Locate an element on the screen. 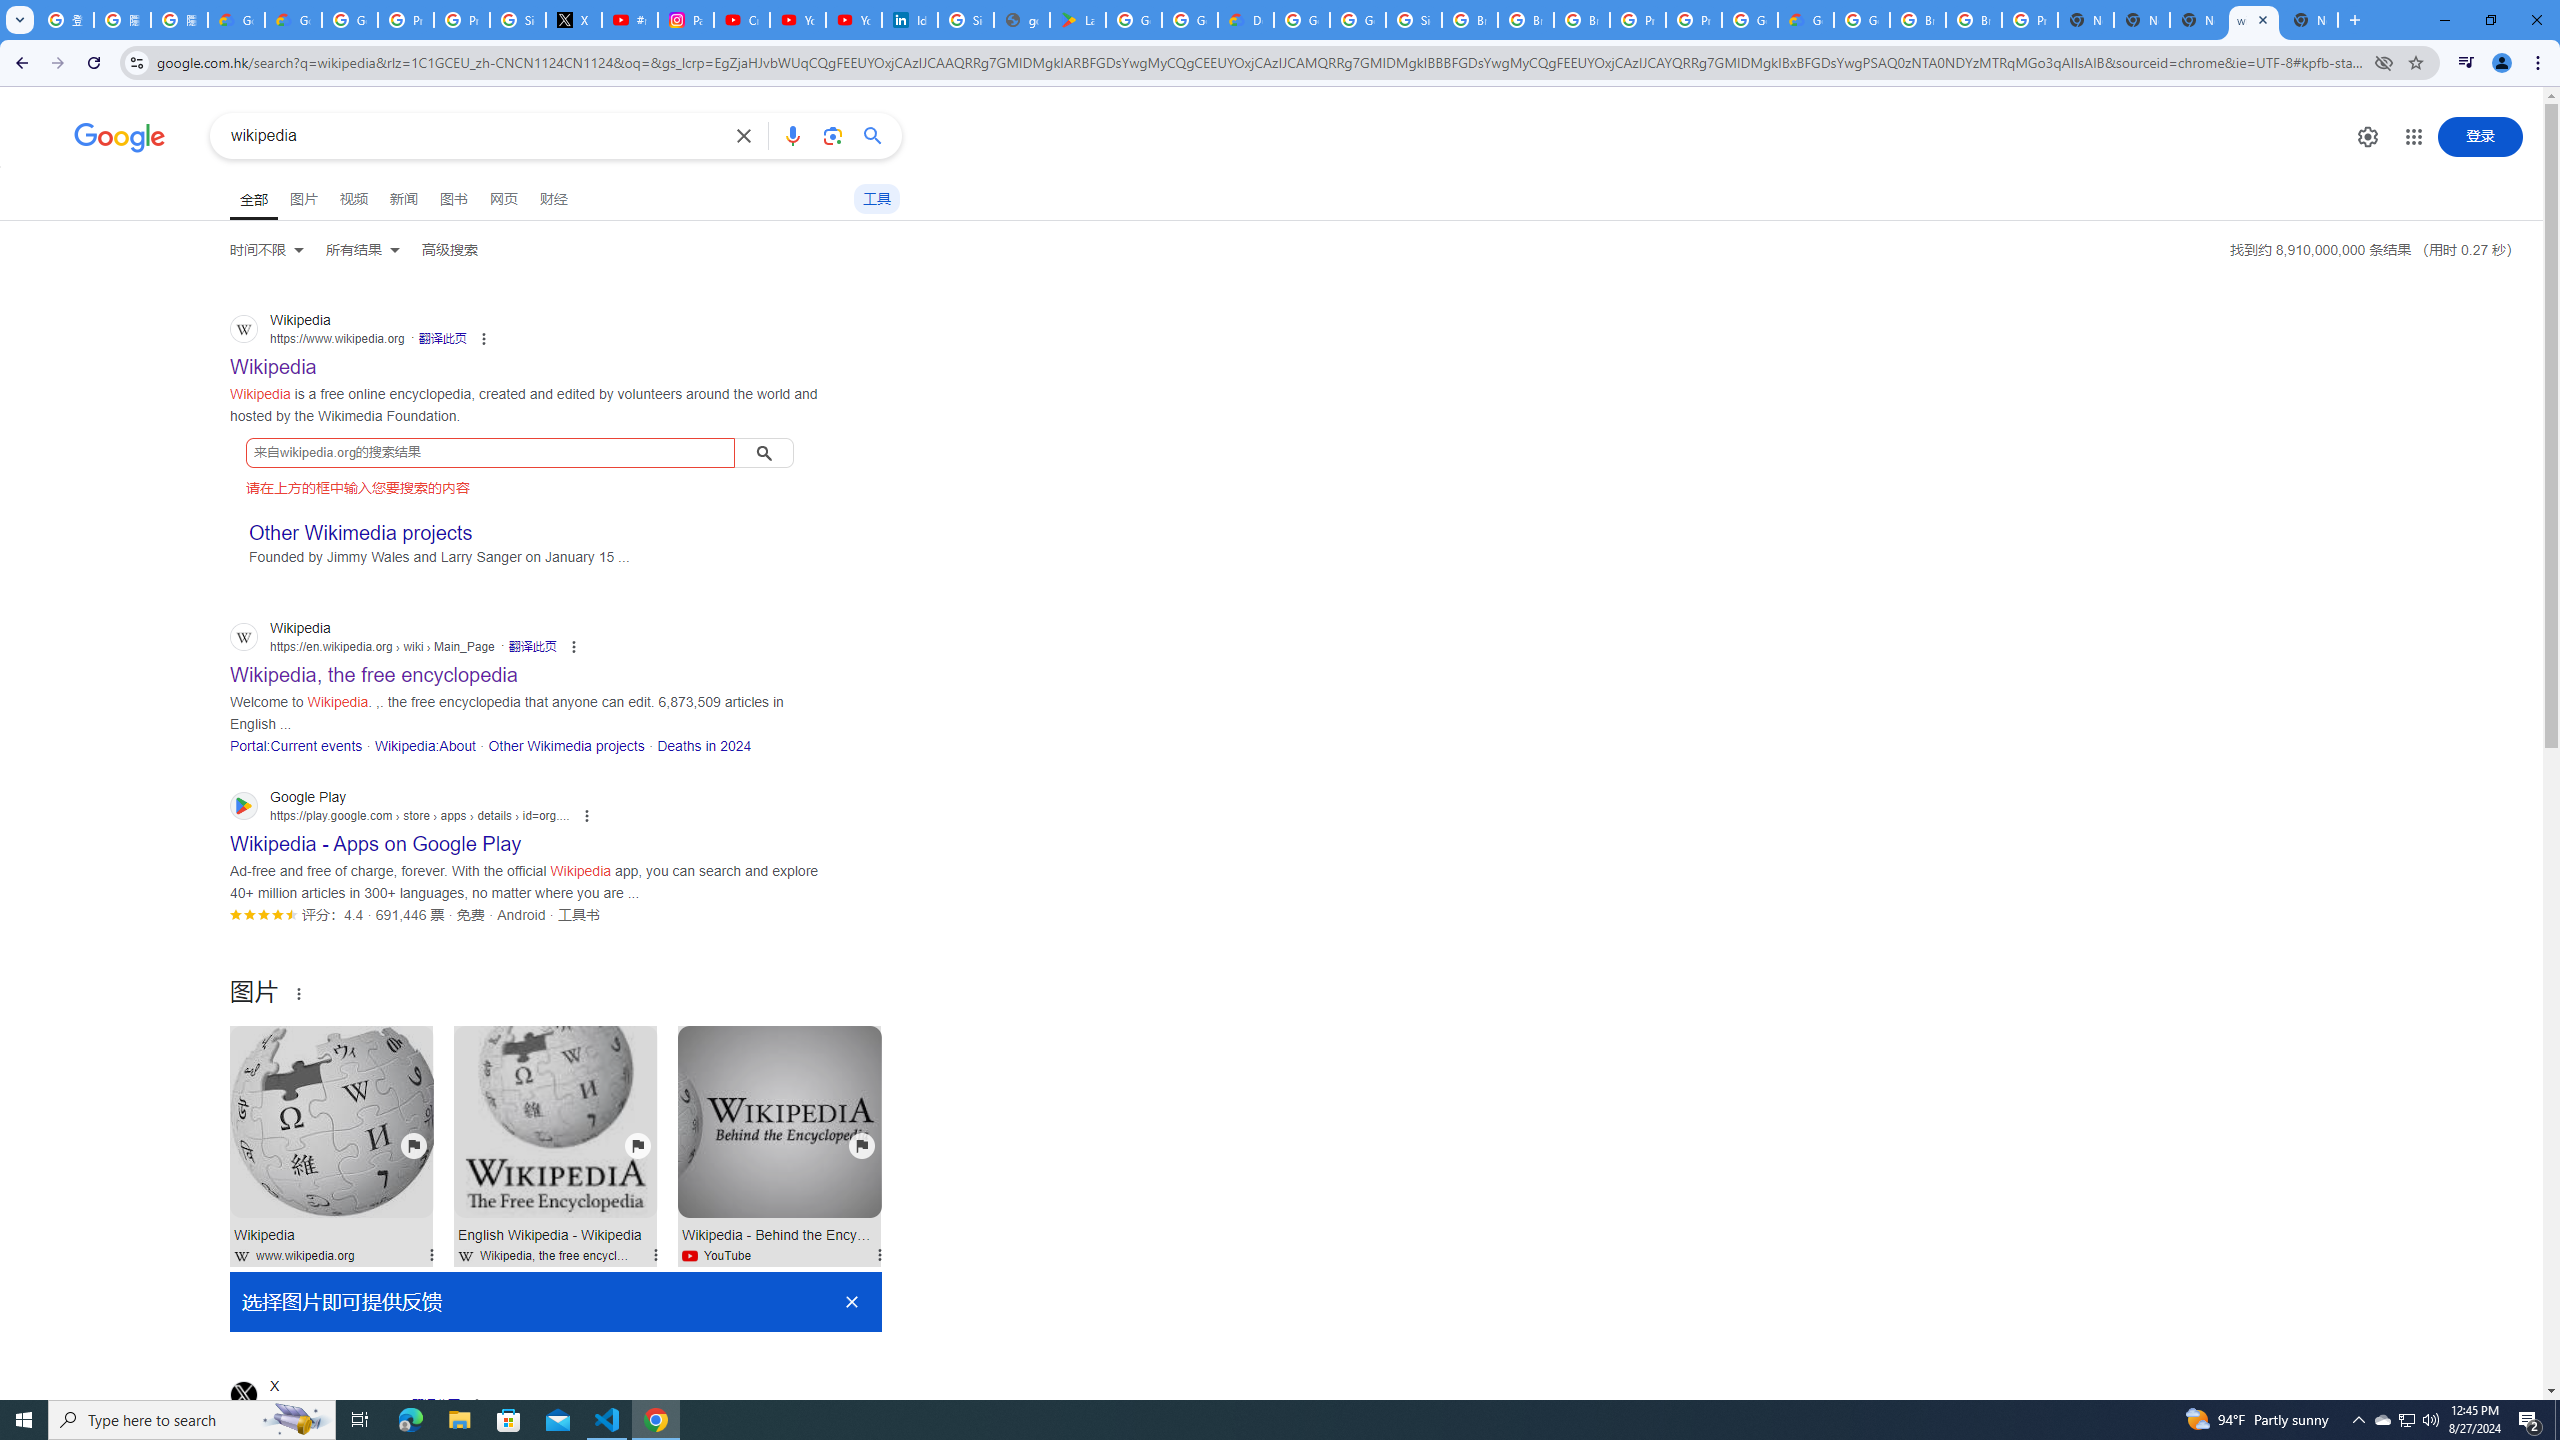 Image resolution: width=2560 pixels, height=1440 pixels. 'Google Cloud Estimate Summary' is located at coordinates (1805, 19).